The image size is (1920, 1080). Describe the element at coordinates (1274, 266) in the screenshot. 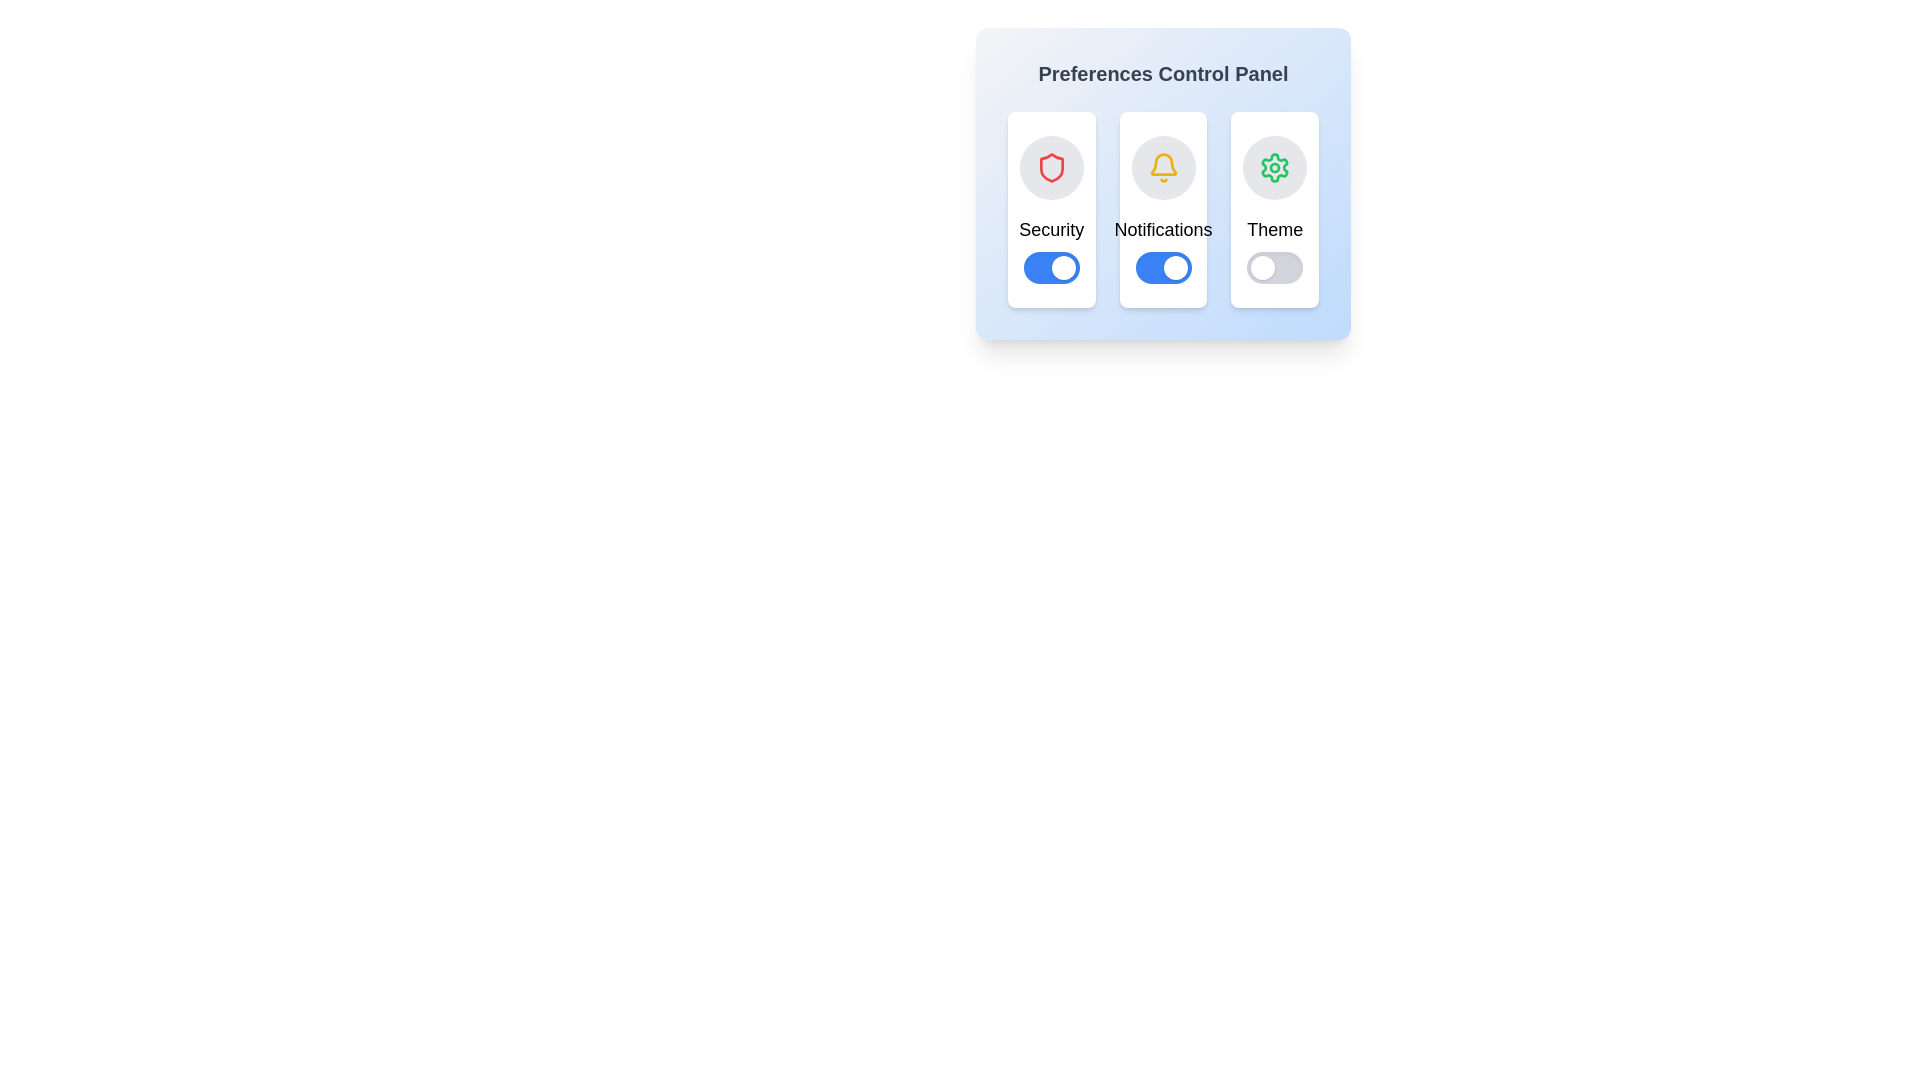

I see `the Theme switch to toggle its state` at that location.